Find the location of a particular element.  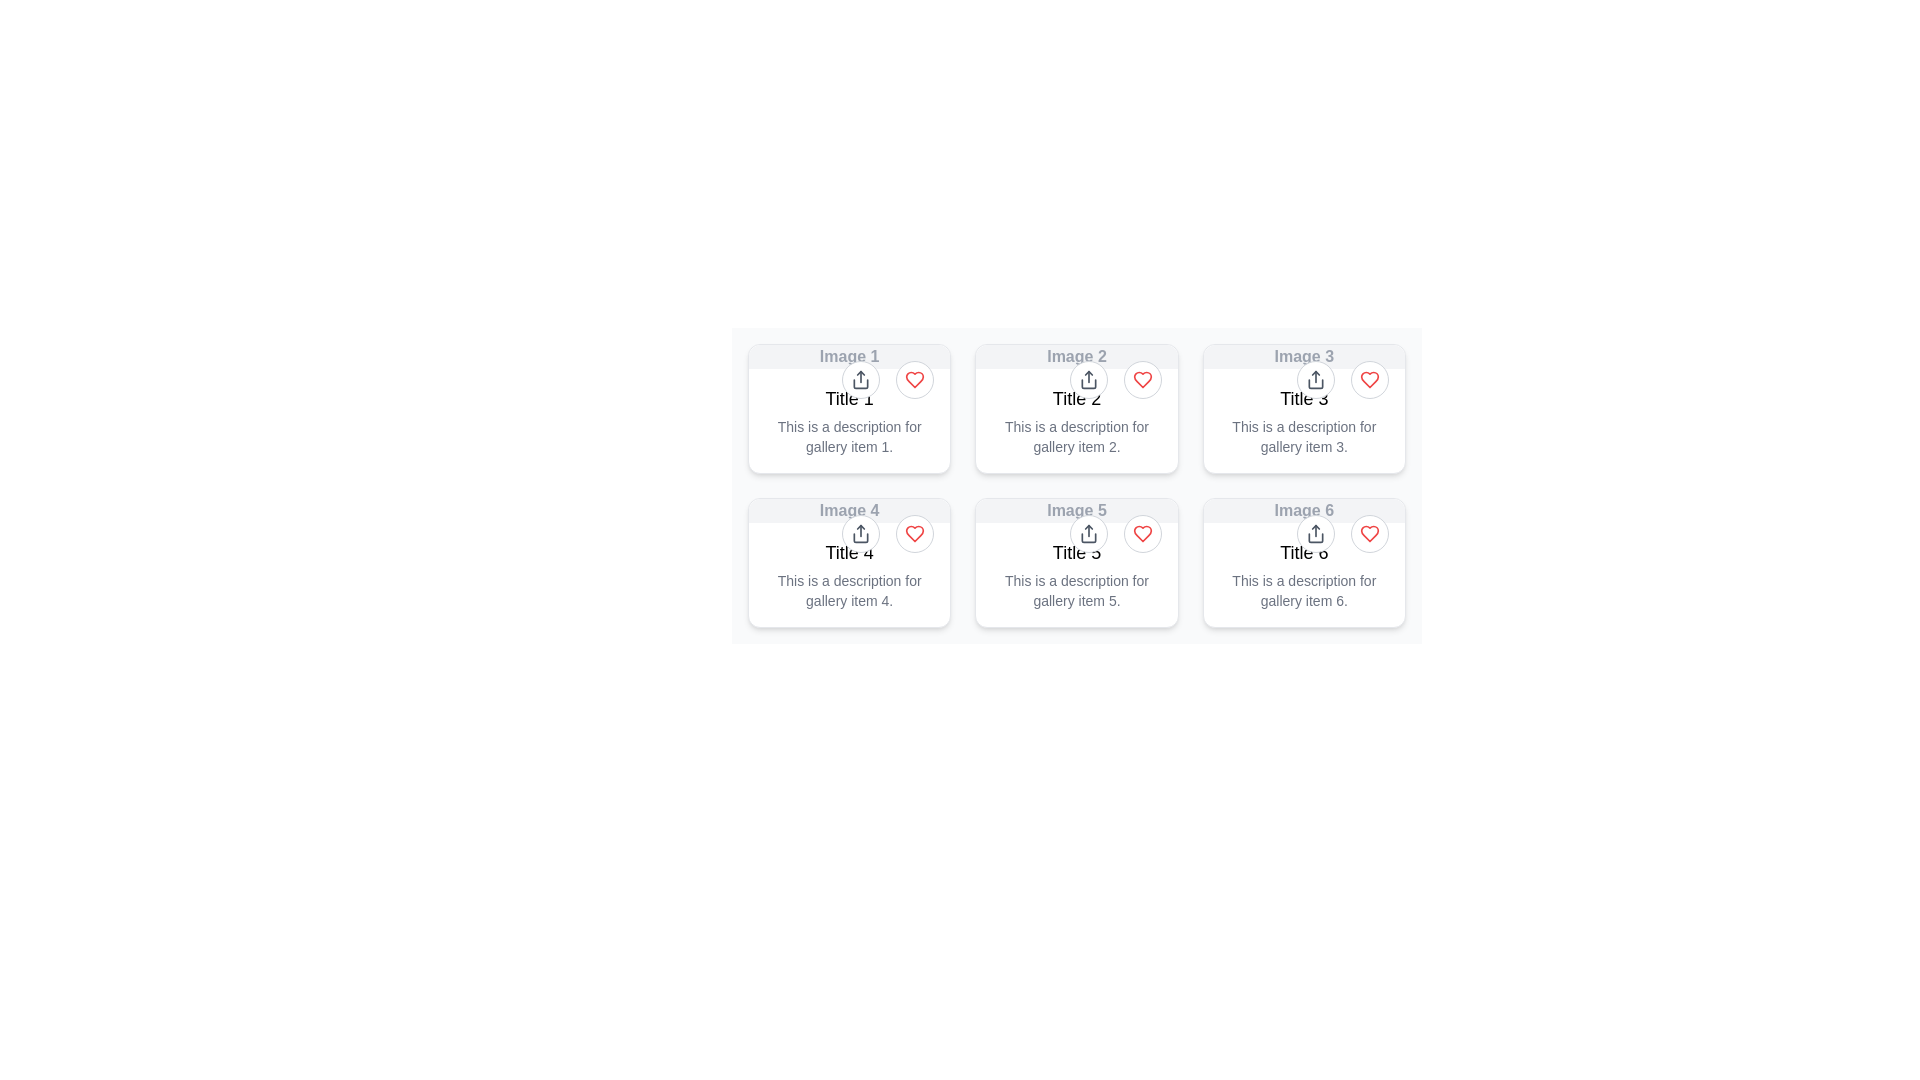

the text label reading 'Image 1' which is styled in gray and located at the upper left corner of the first card in a 2-row, 3-column grid is located at coordinates (849, 356).